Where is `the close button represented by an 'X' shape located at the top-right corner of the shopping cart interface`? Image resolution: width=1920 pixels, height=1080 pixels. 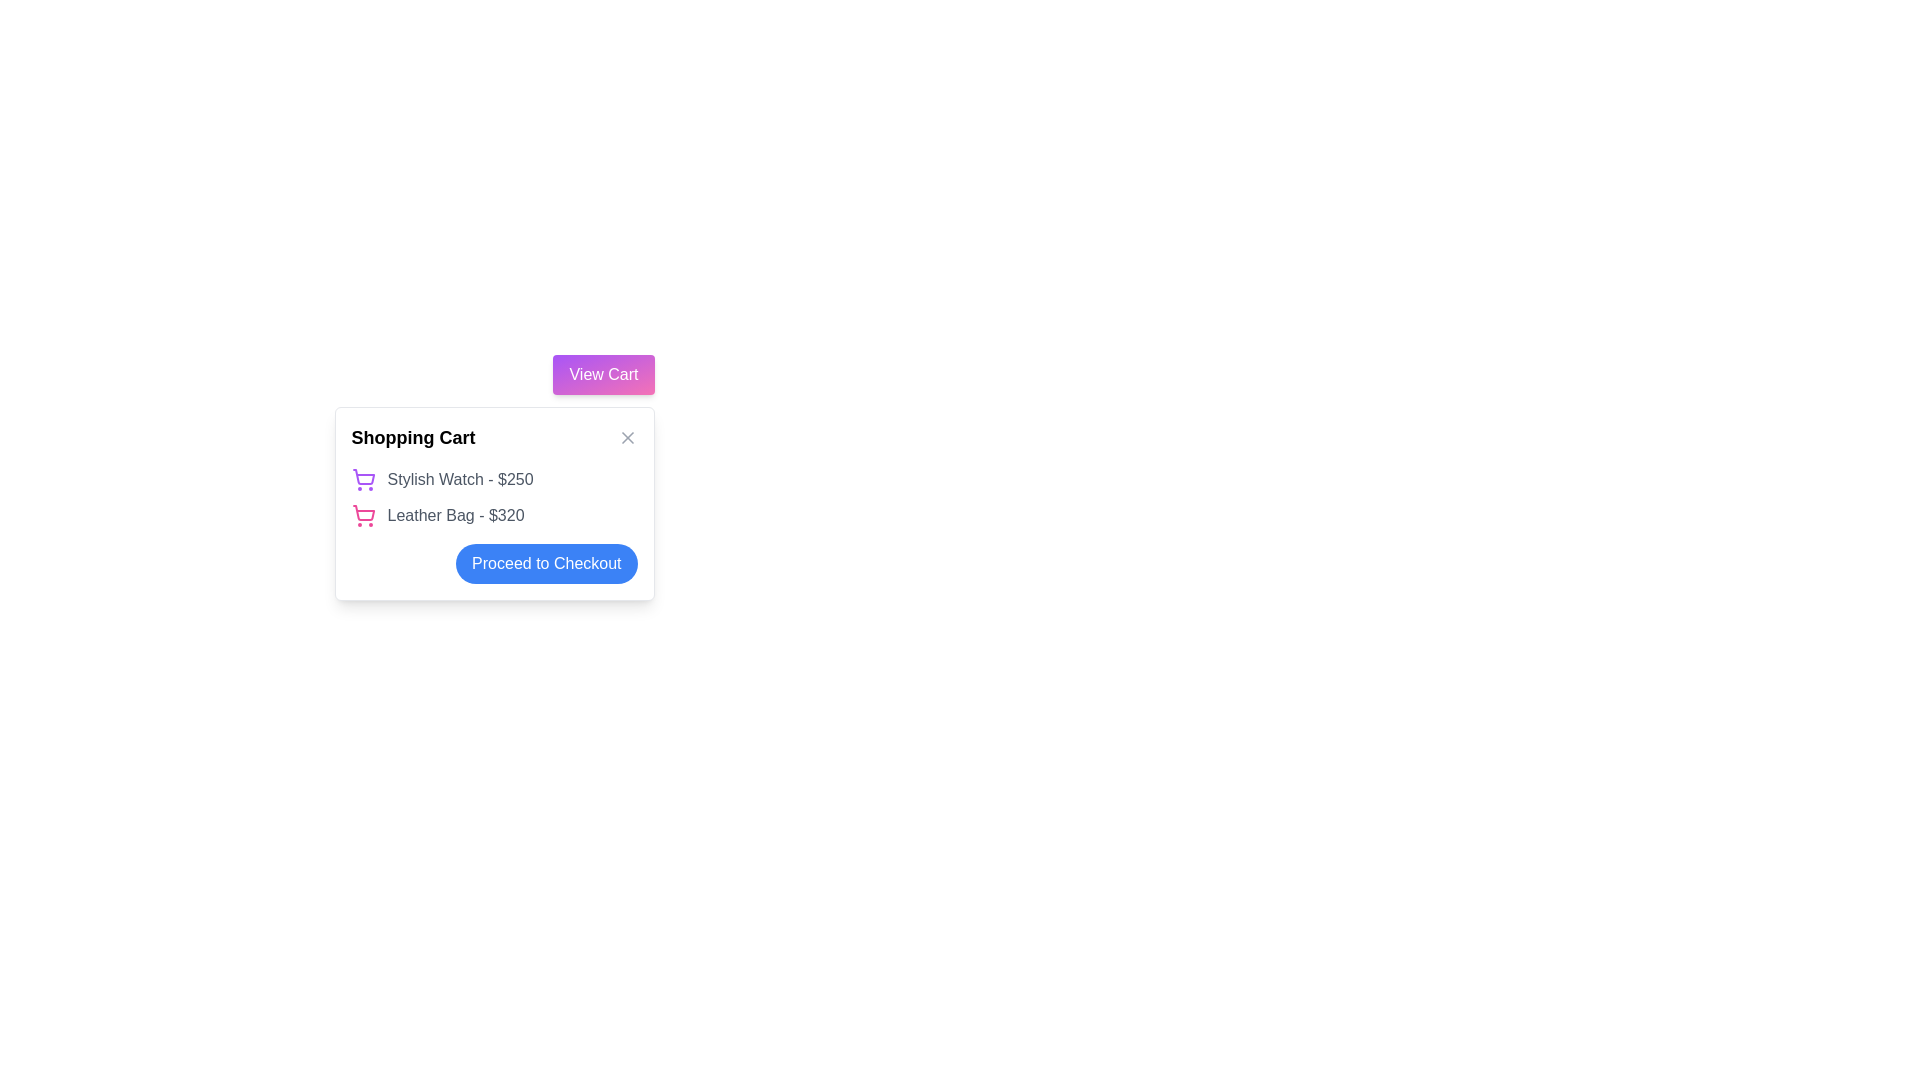
the close button represented by an 'X' shape located at the top-right corner of the shopping cart interface is located at coordinates (626, 437).